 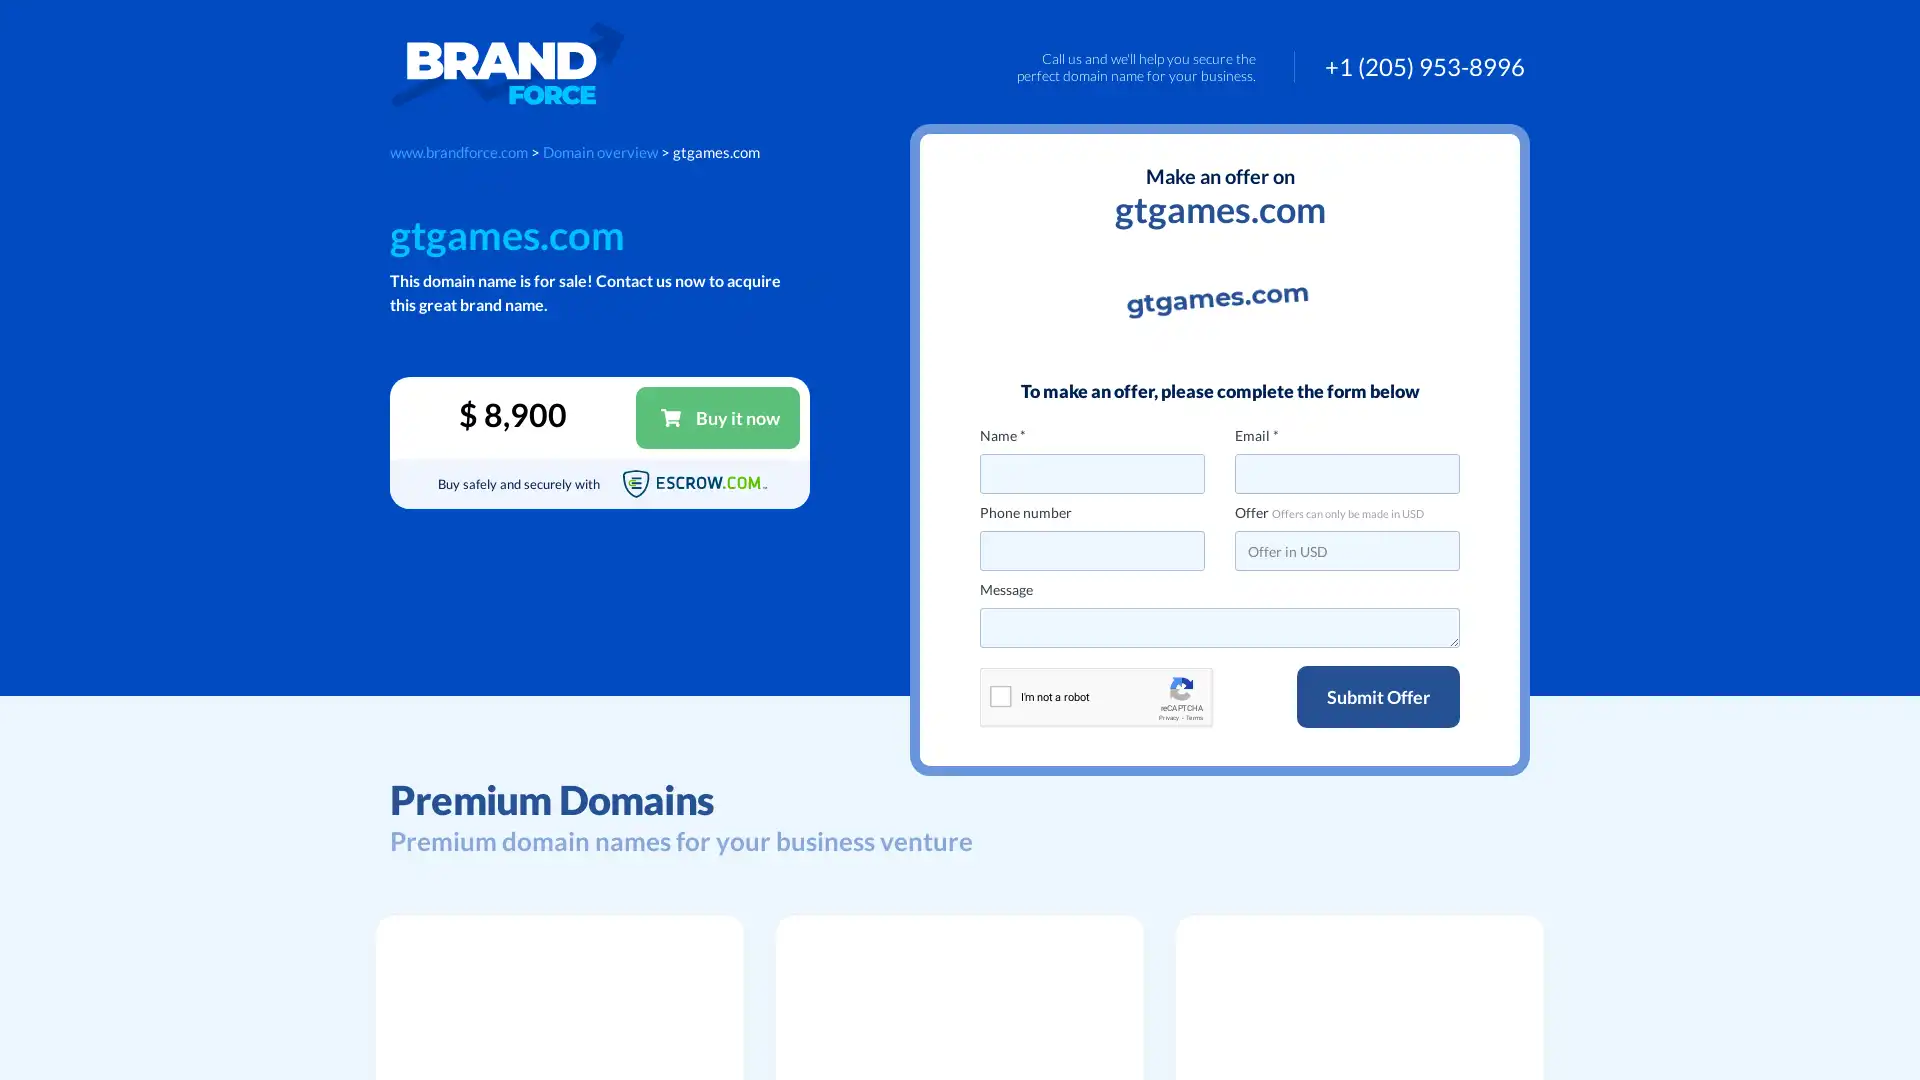 I want to click on Submit offer, so click(x=1377, y=696).